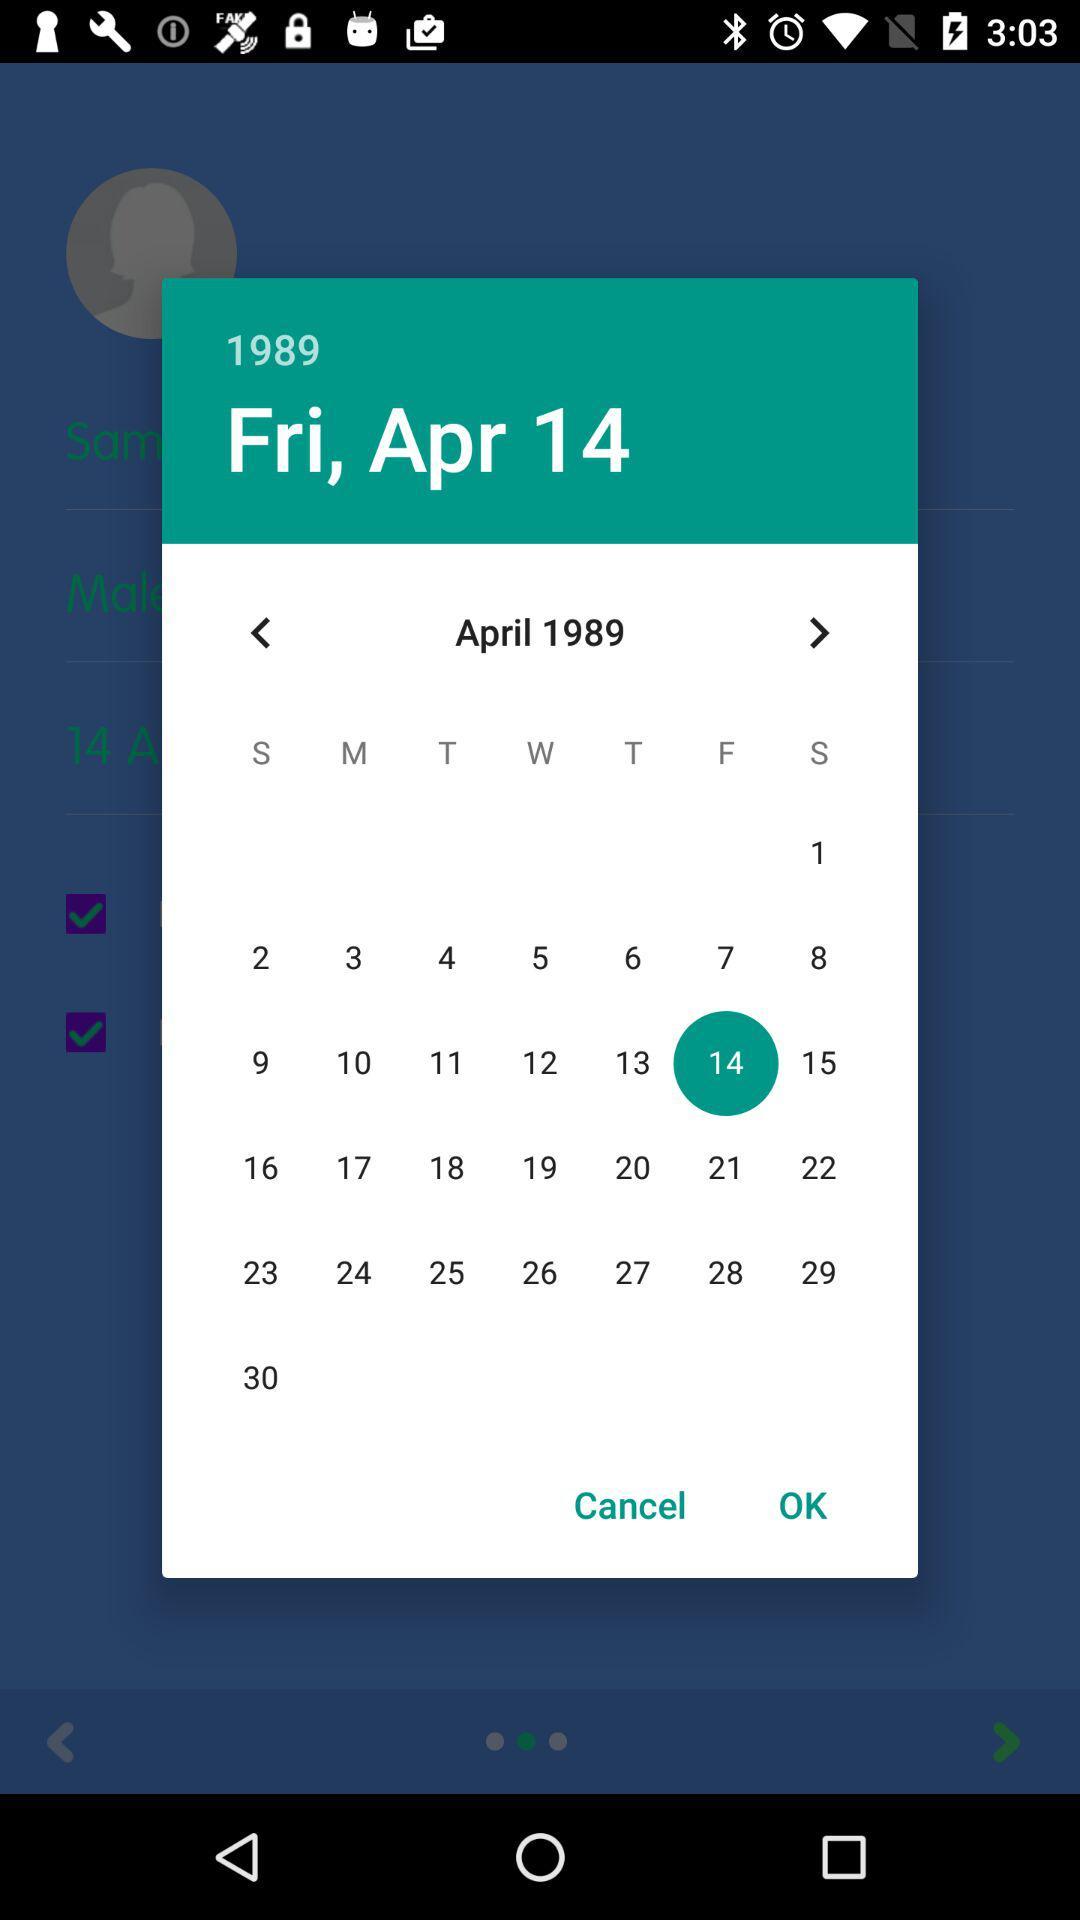 The width and height of the screenshot is (1080, 1920). Describe the element at coordinates (540, 327) in the screenshot. I see `the 1989 item` at that location.